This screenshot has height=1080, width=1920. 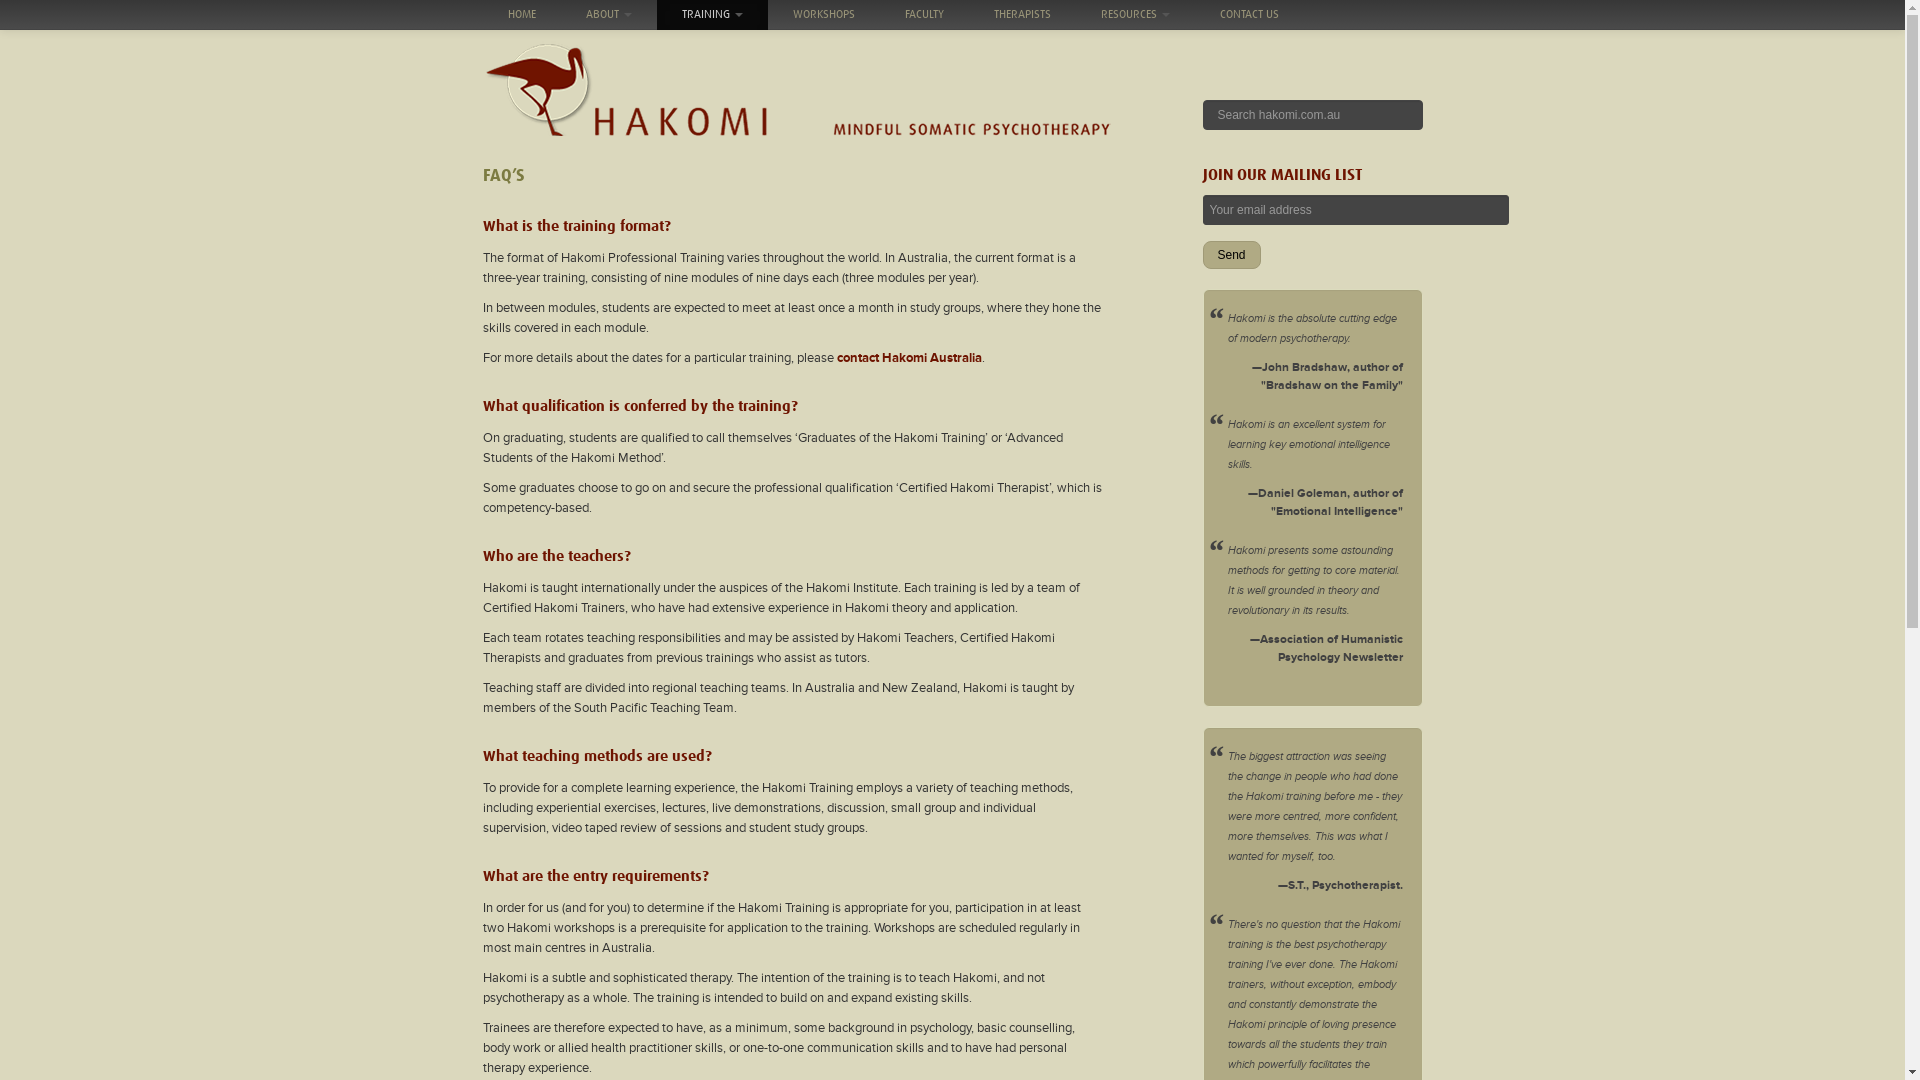 I want to click on 'THERAPISTS', so click(x=1021, y=15).